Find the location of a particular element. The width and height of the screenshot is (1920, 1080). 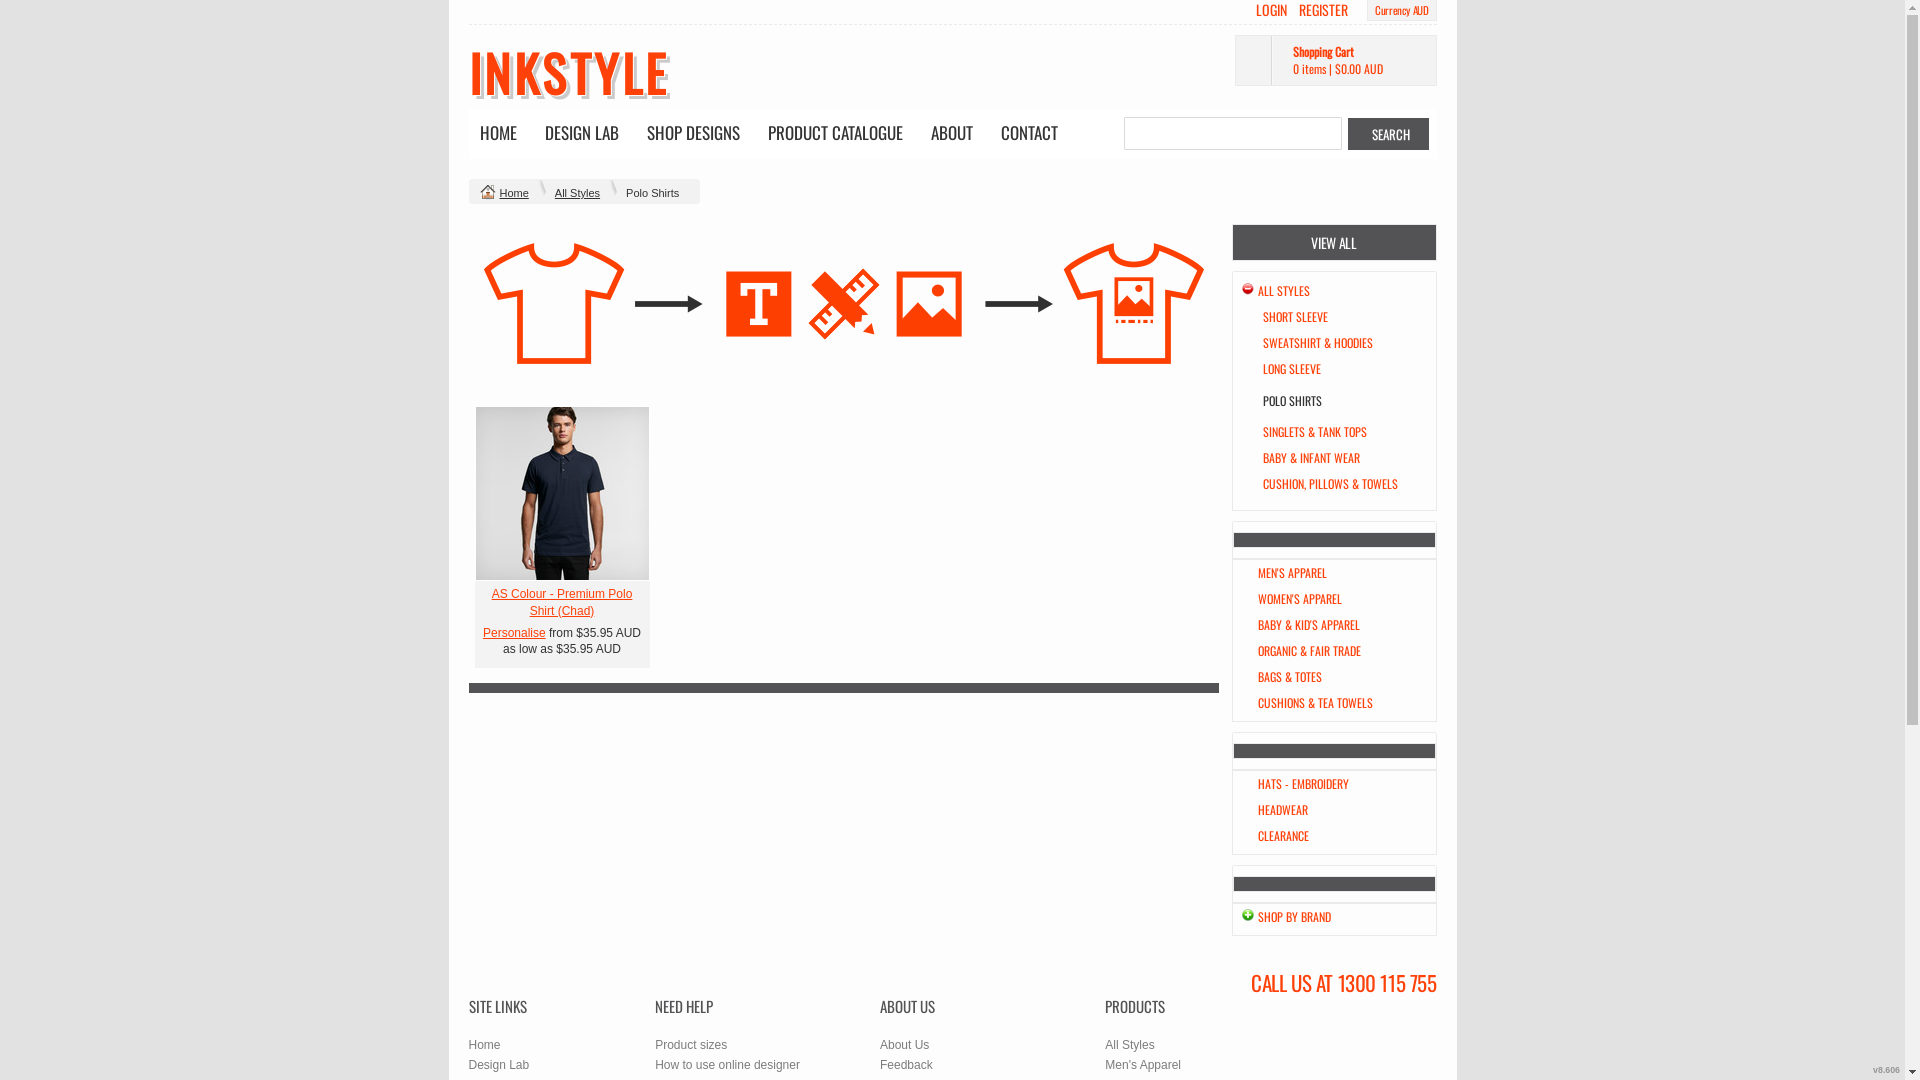

'AS Colour - Premium Polo Shirt (Chad)' is located at coordinates (561, 601).